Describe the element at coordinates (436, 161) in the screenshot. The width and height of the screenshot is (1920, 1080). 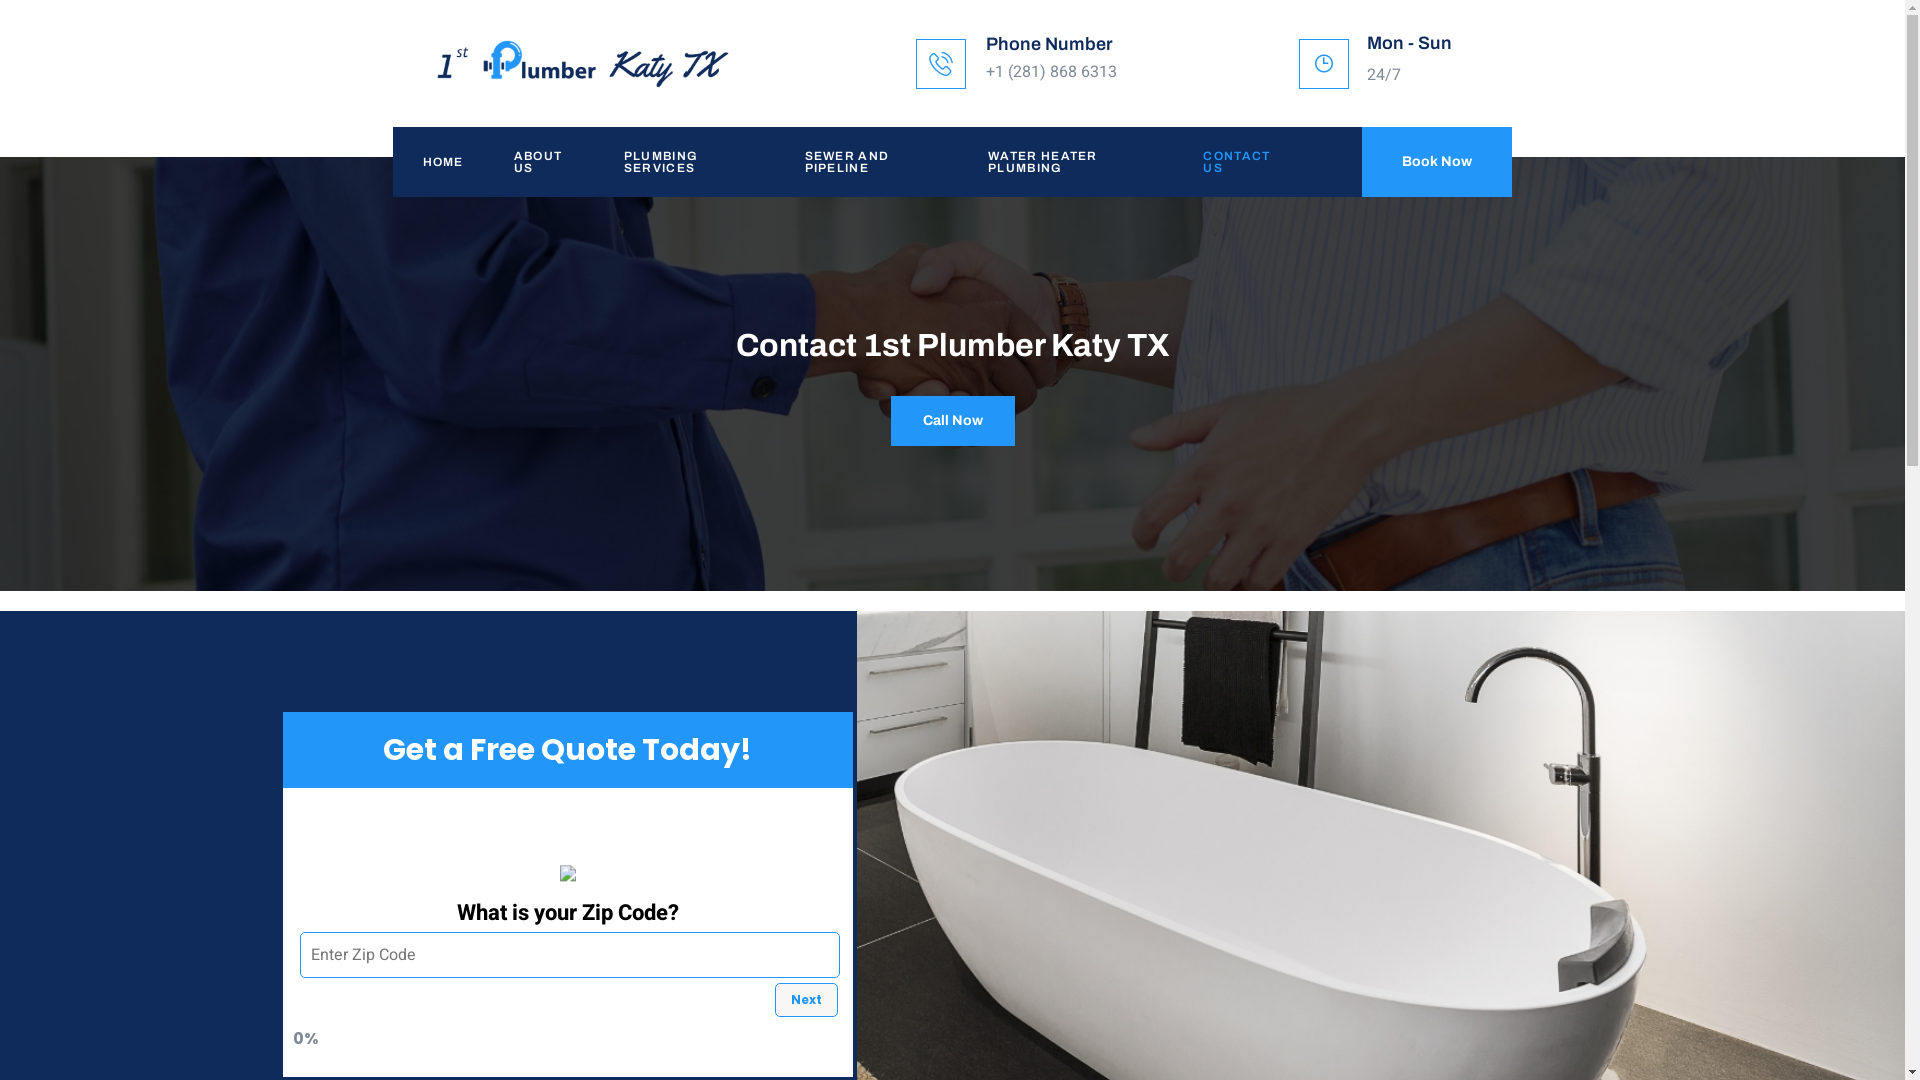
I see `'HOME'` at that location.